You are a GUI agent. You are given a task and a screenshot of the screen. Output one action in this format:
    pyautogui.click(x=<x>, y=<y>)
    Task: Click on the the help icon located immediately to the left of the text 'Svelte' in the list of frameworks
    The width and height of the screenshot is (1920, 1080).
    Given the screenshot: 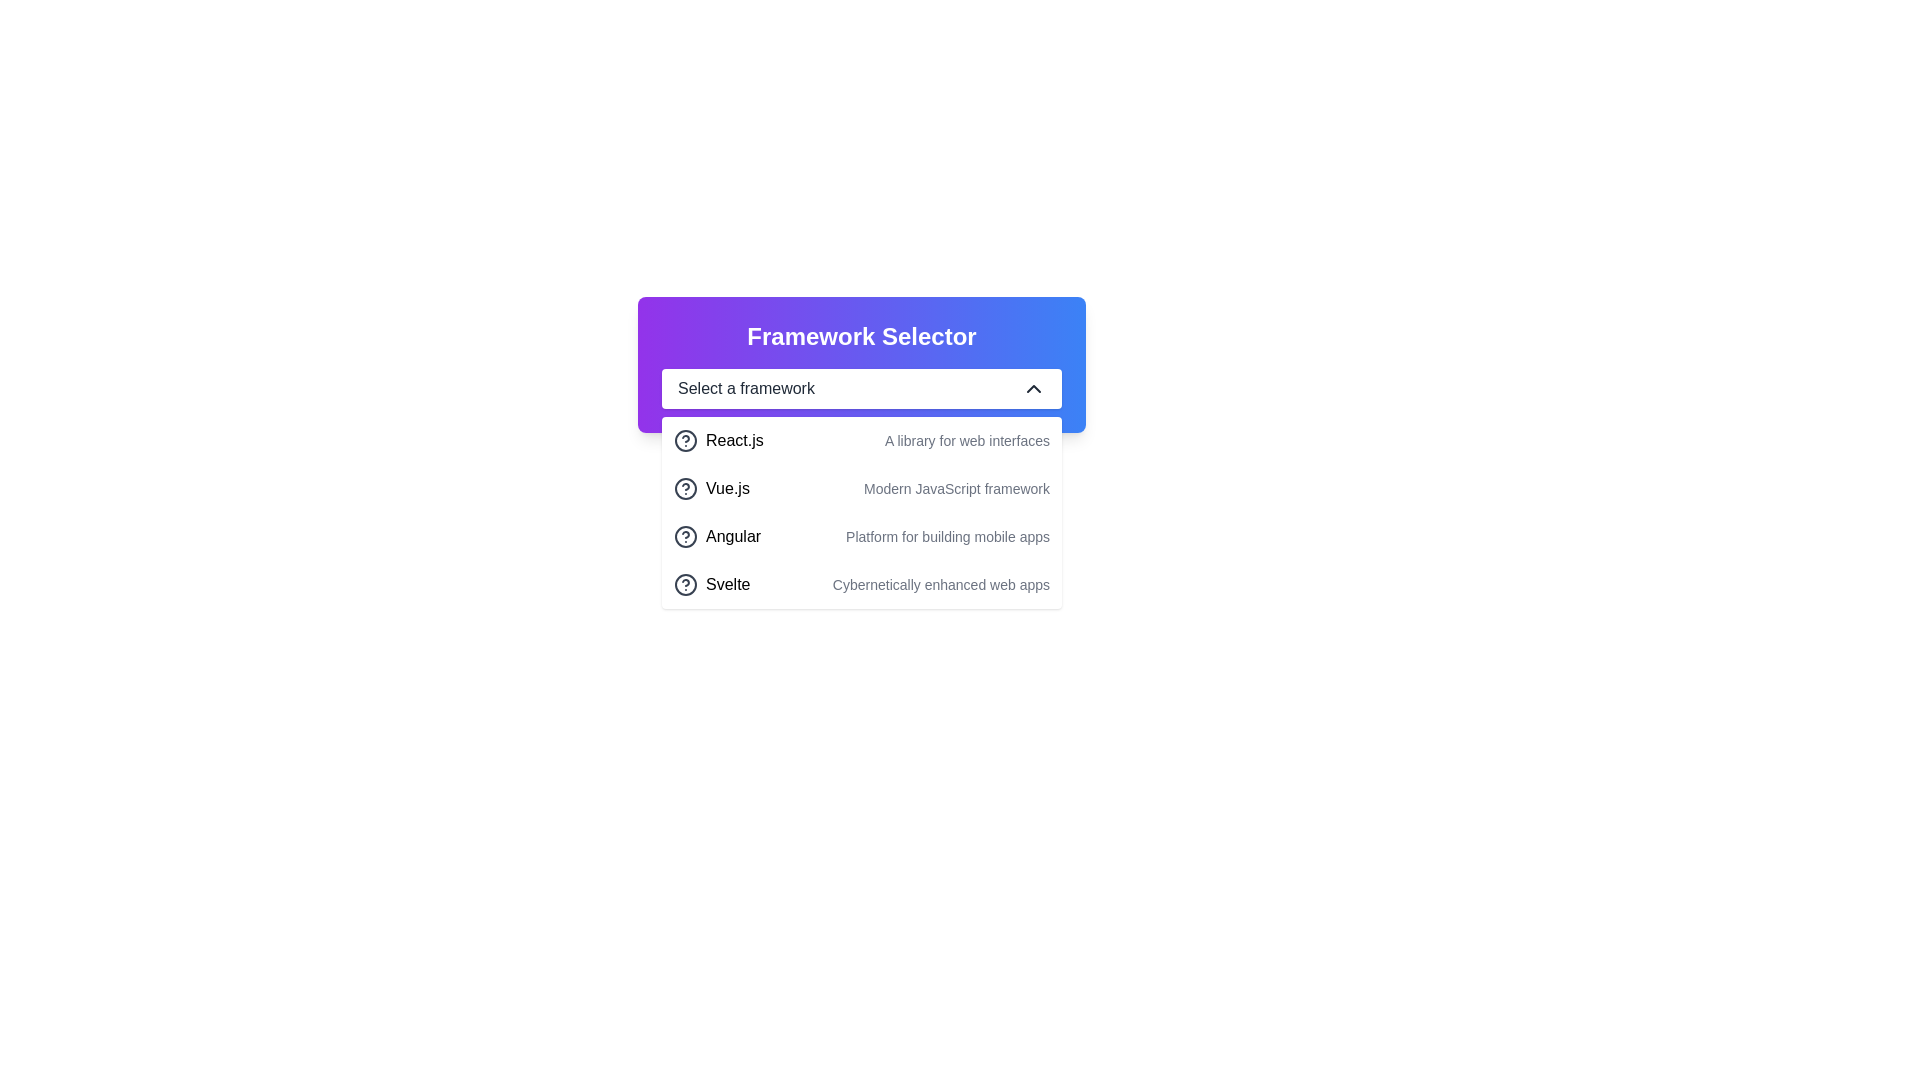 What is the action you would take?
    pyautogui.click(x=686, y=585)
    